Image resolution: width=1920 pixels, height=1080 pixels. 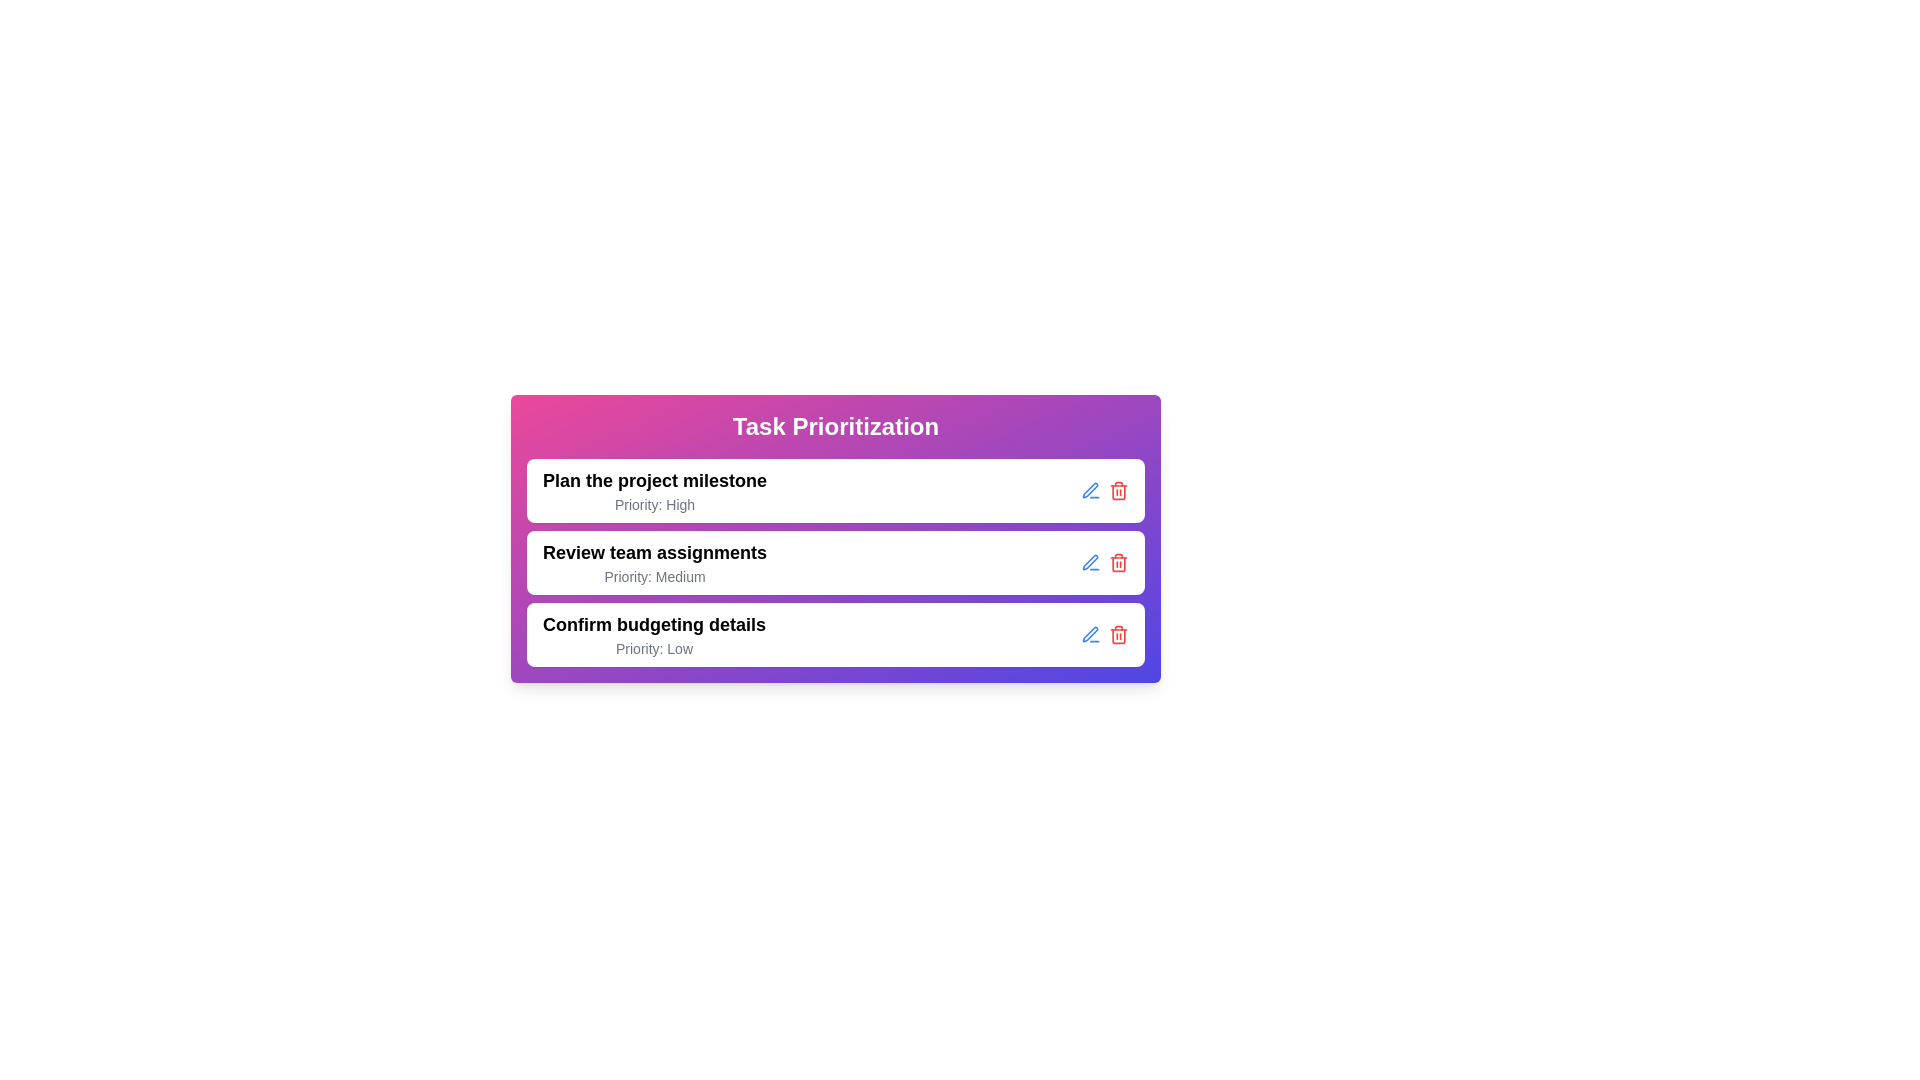 What do you see at coordinates (654, 635) in the screenshot?
I see `the Text Label (multi-line) displaying 'Confirm budgeting details' with priority level 'Low', which is the third option under the header 'Task Prioritization'` at bounding box center [654, 635].